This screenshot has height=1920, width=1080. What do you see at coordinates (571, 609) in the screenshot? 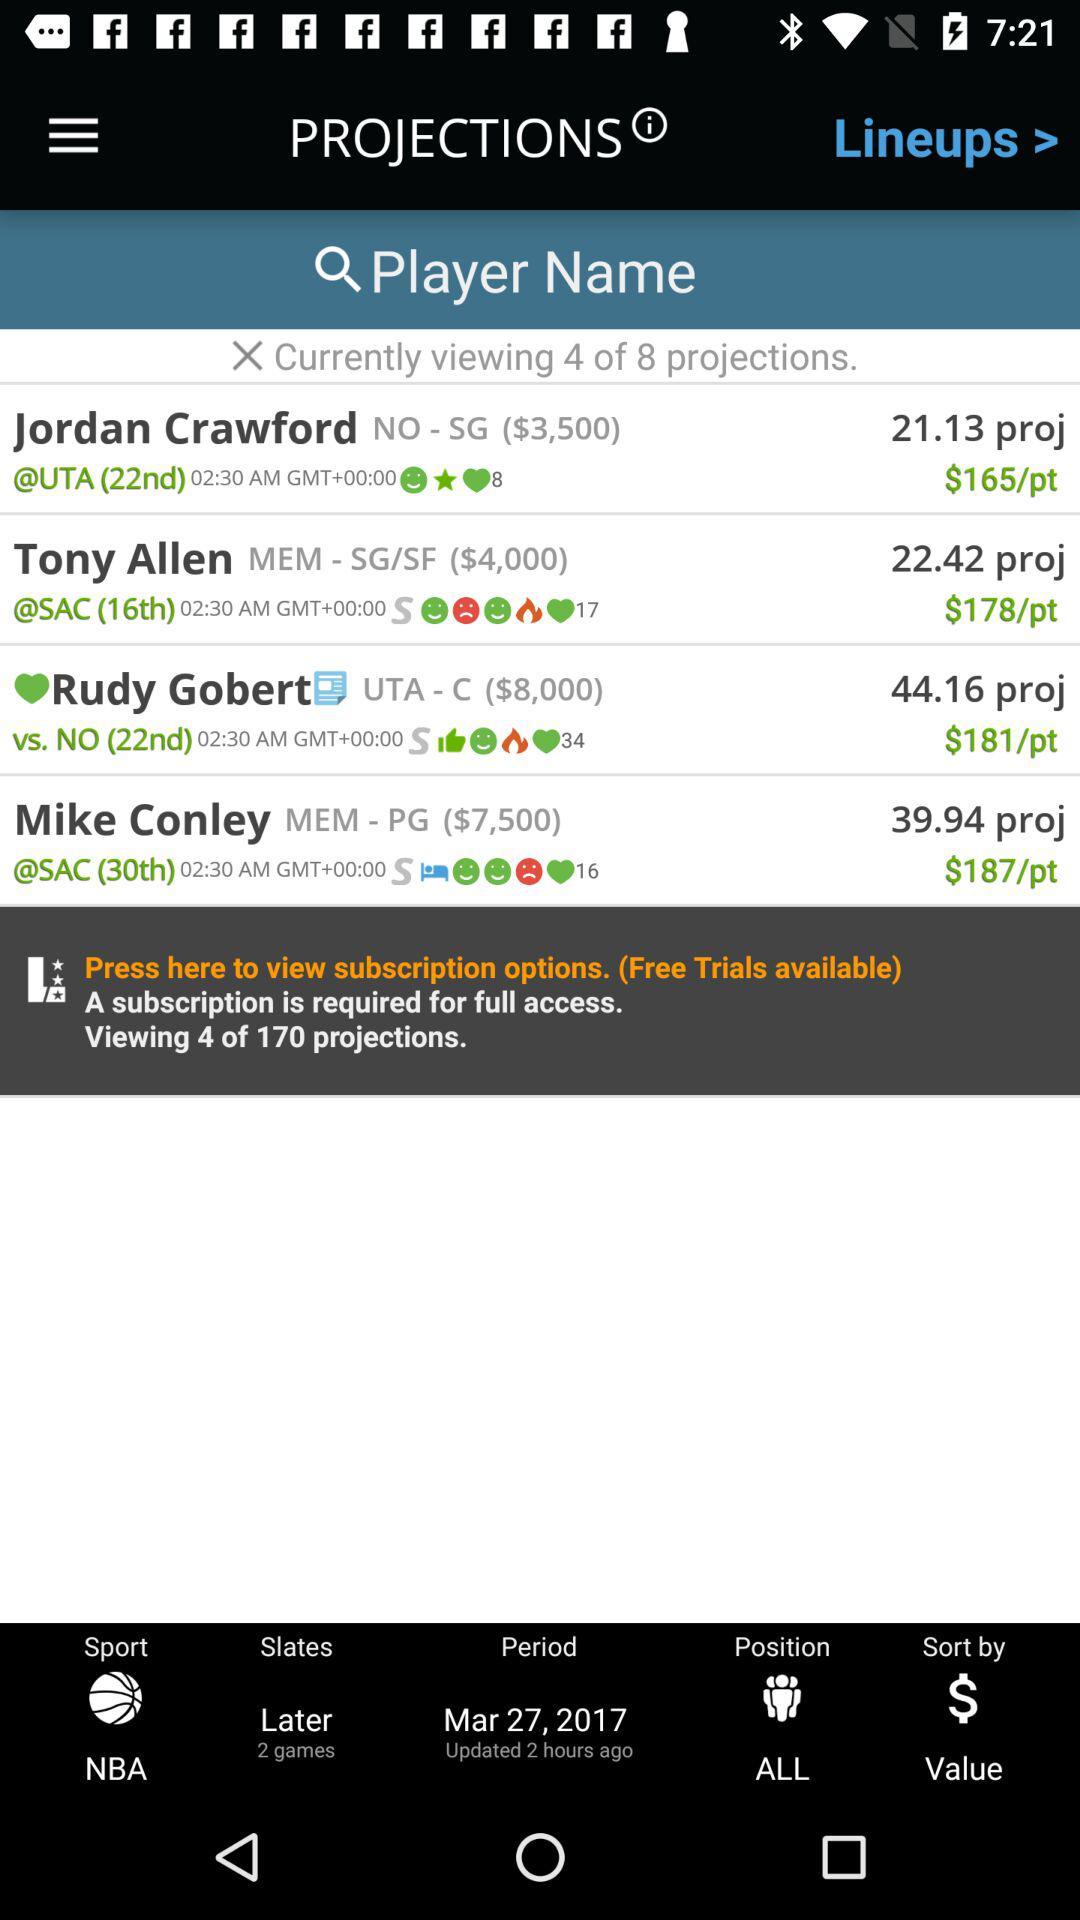
I see `icon to the left of $178/pt item` at bounding box center [571, 609].